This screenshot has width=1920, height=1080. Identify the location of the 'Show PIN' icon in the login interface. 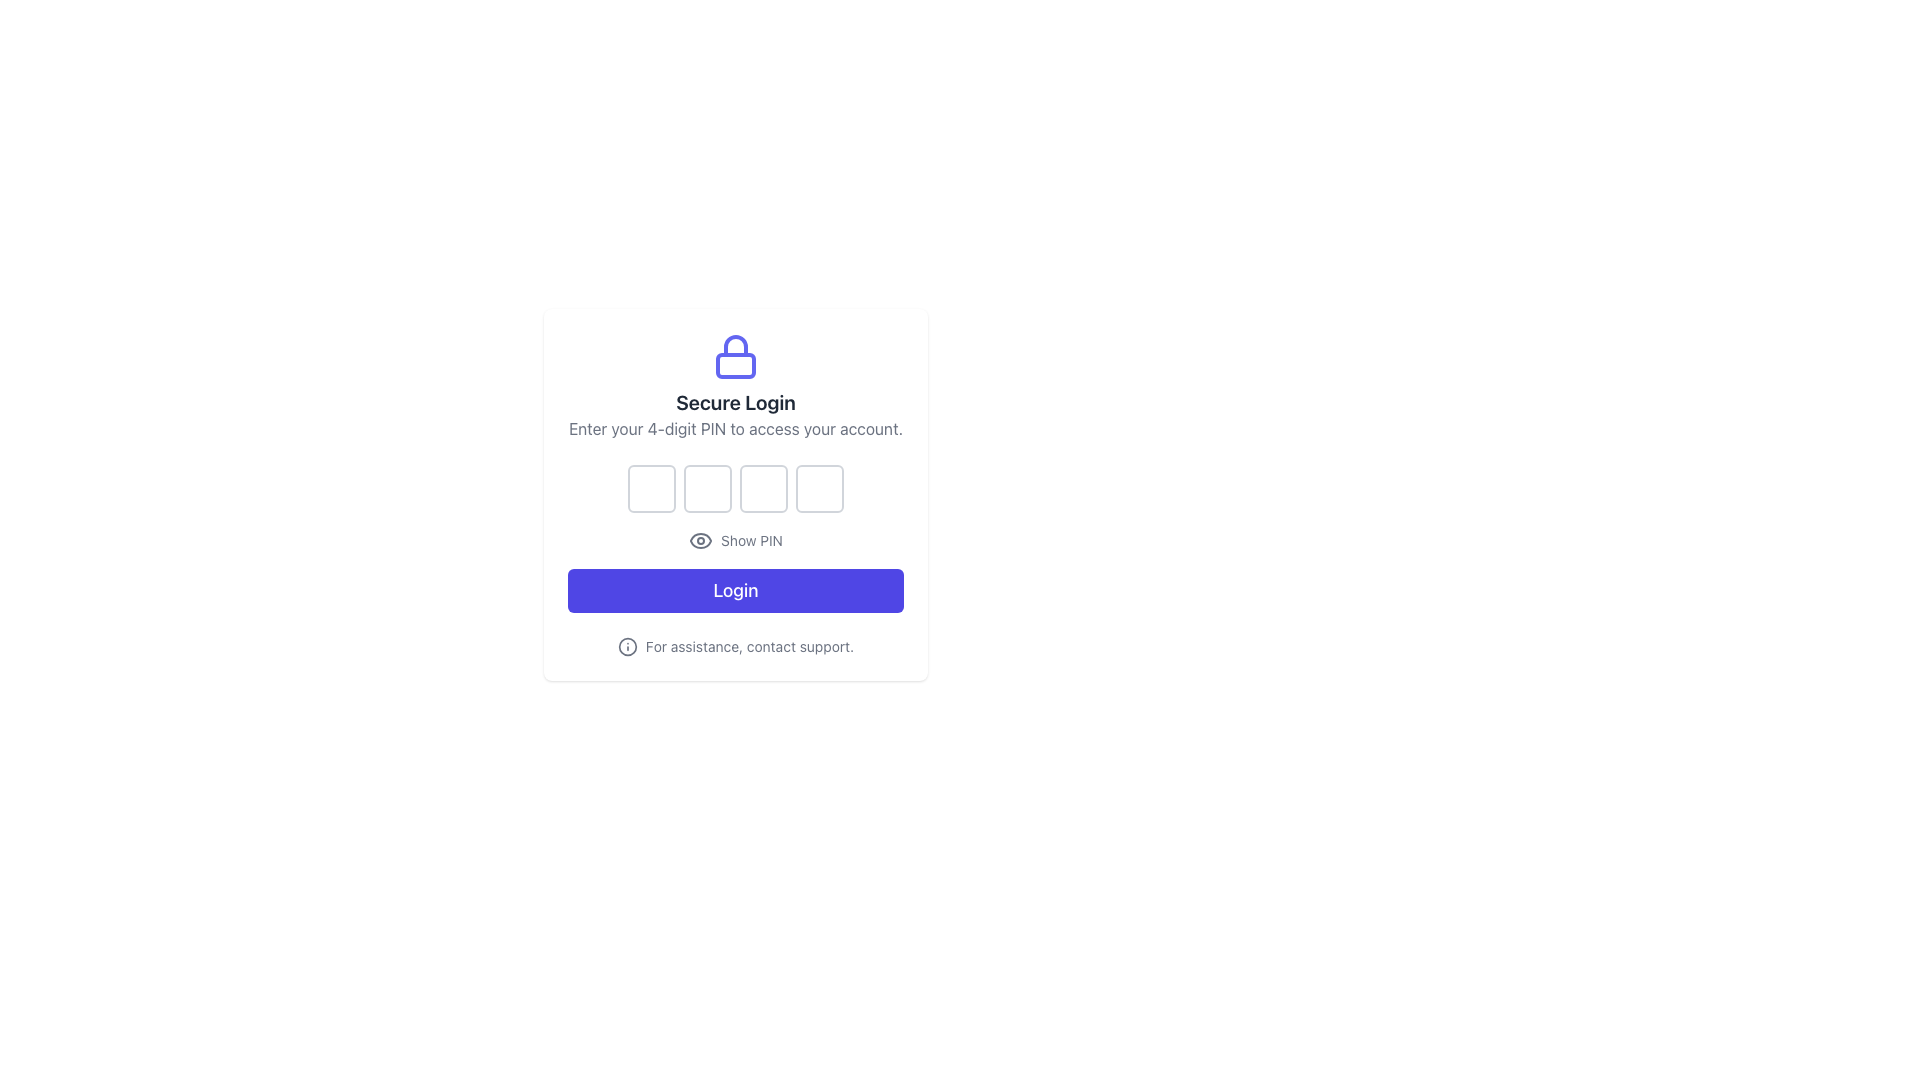
(734, 494).